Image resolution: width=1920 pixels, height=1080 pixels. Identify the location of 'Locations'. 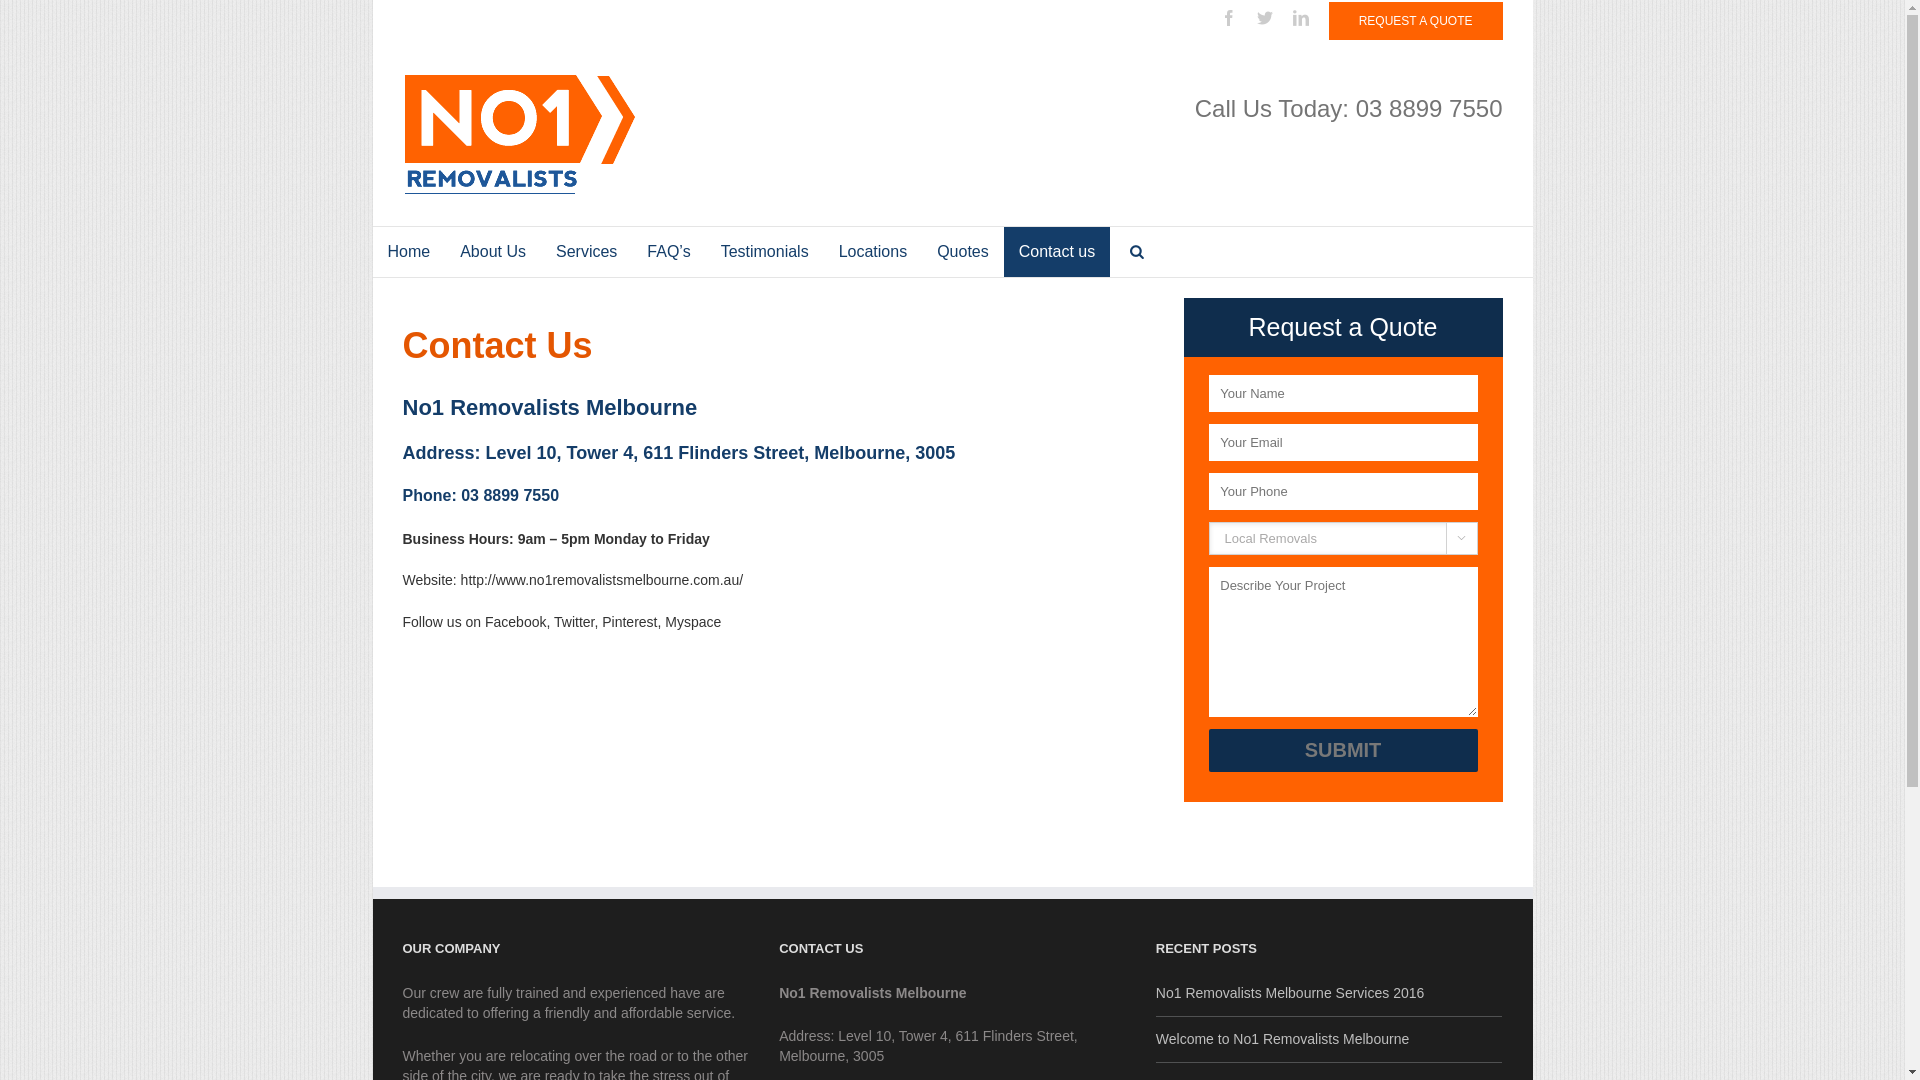
(873, 250).